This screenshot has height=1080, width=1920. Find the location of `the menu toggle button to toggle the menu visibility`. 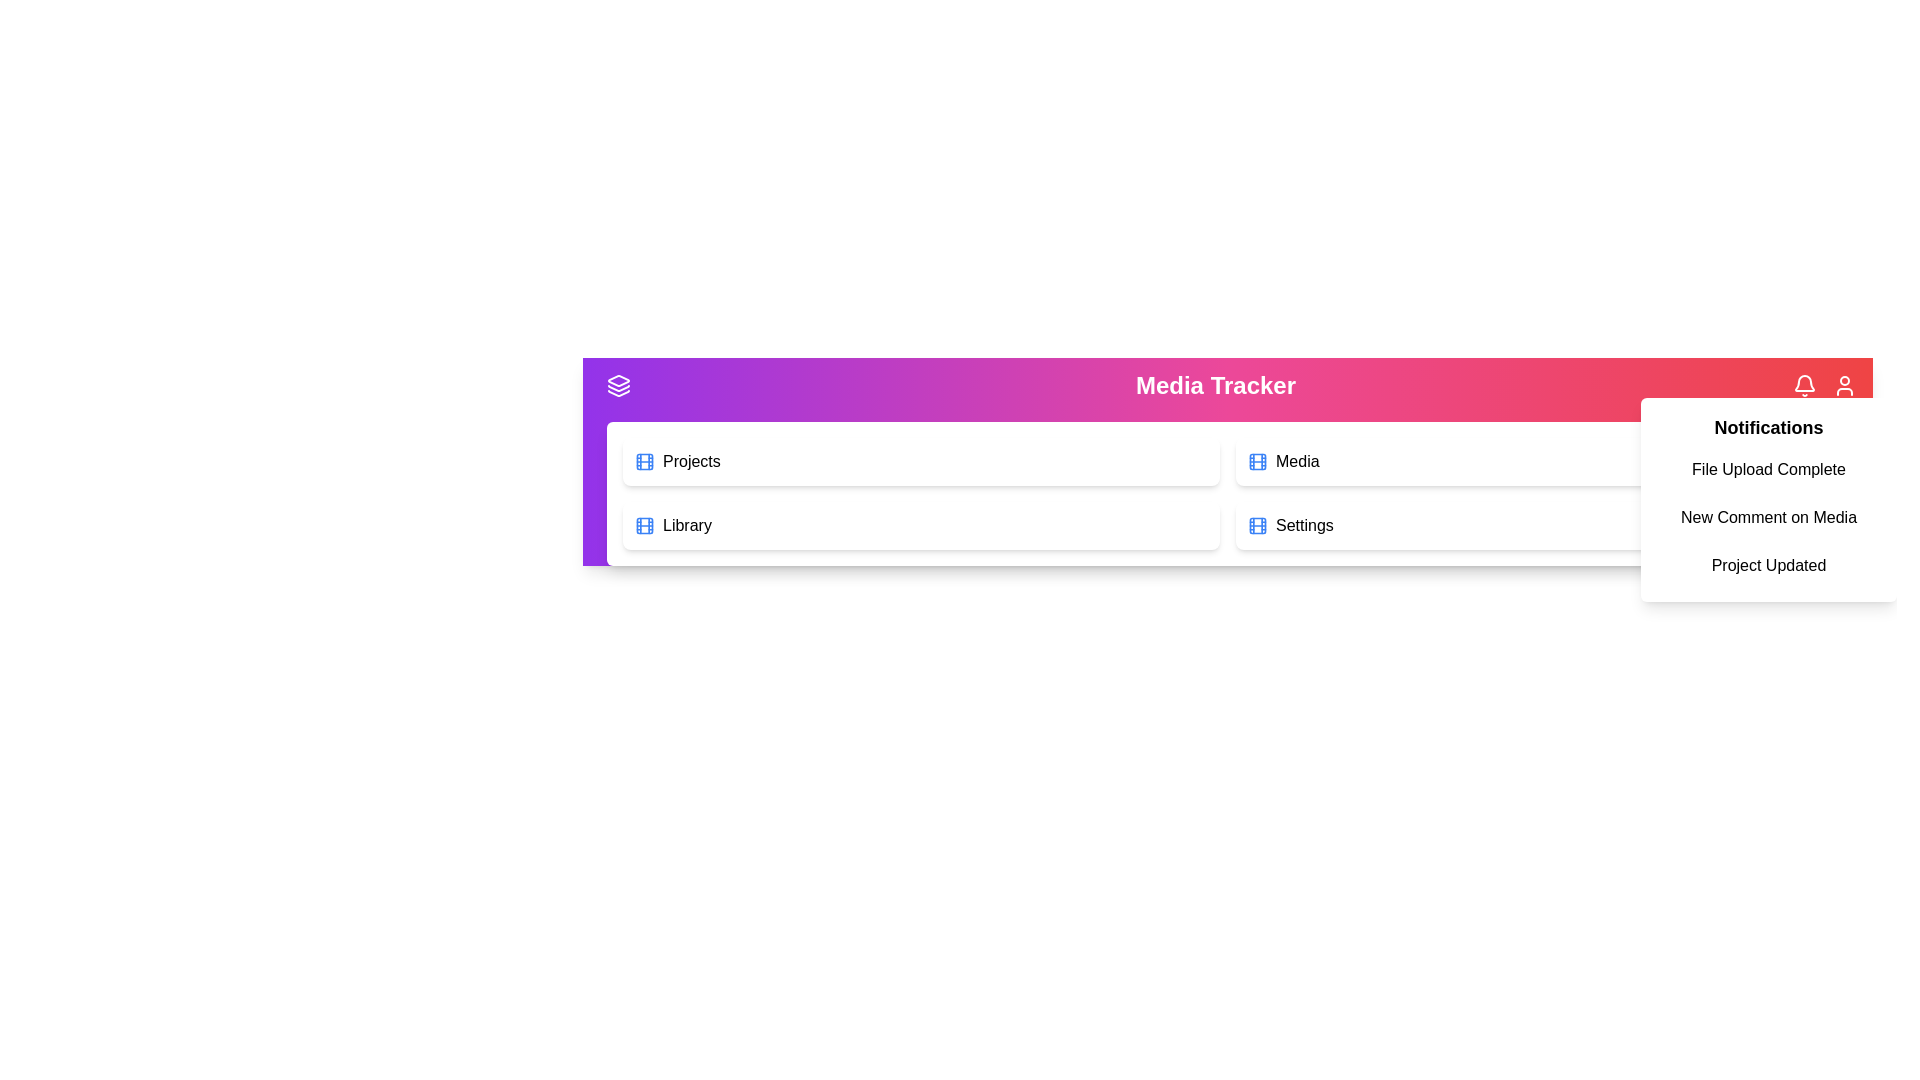

the menu toggle button to toggle the menu visibility is located at coordinates (618, 385).